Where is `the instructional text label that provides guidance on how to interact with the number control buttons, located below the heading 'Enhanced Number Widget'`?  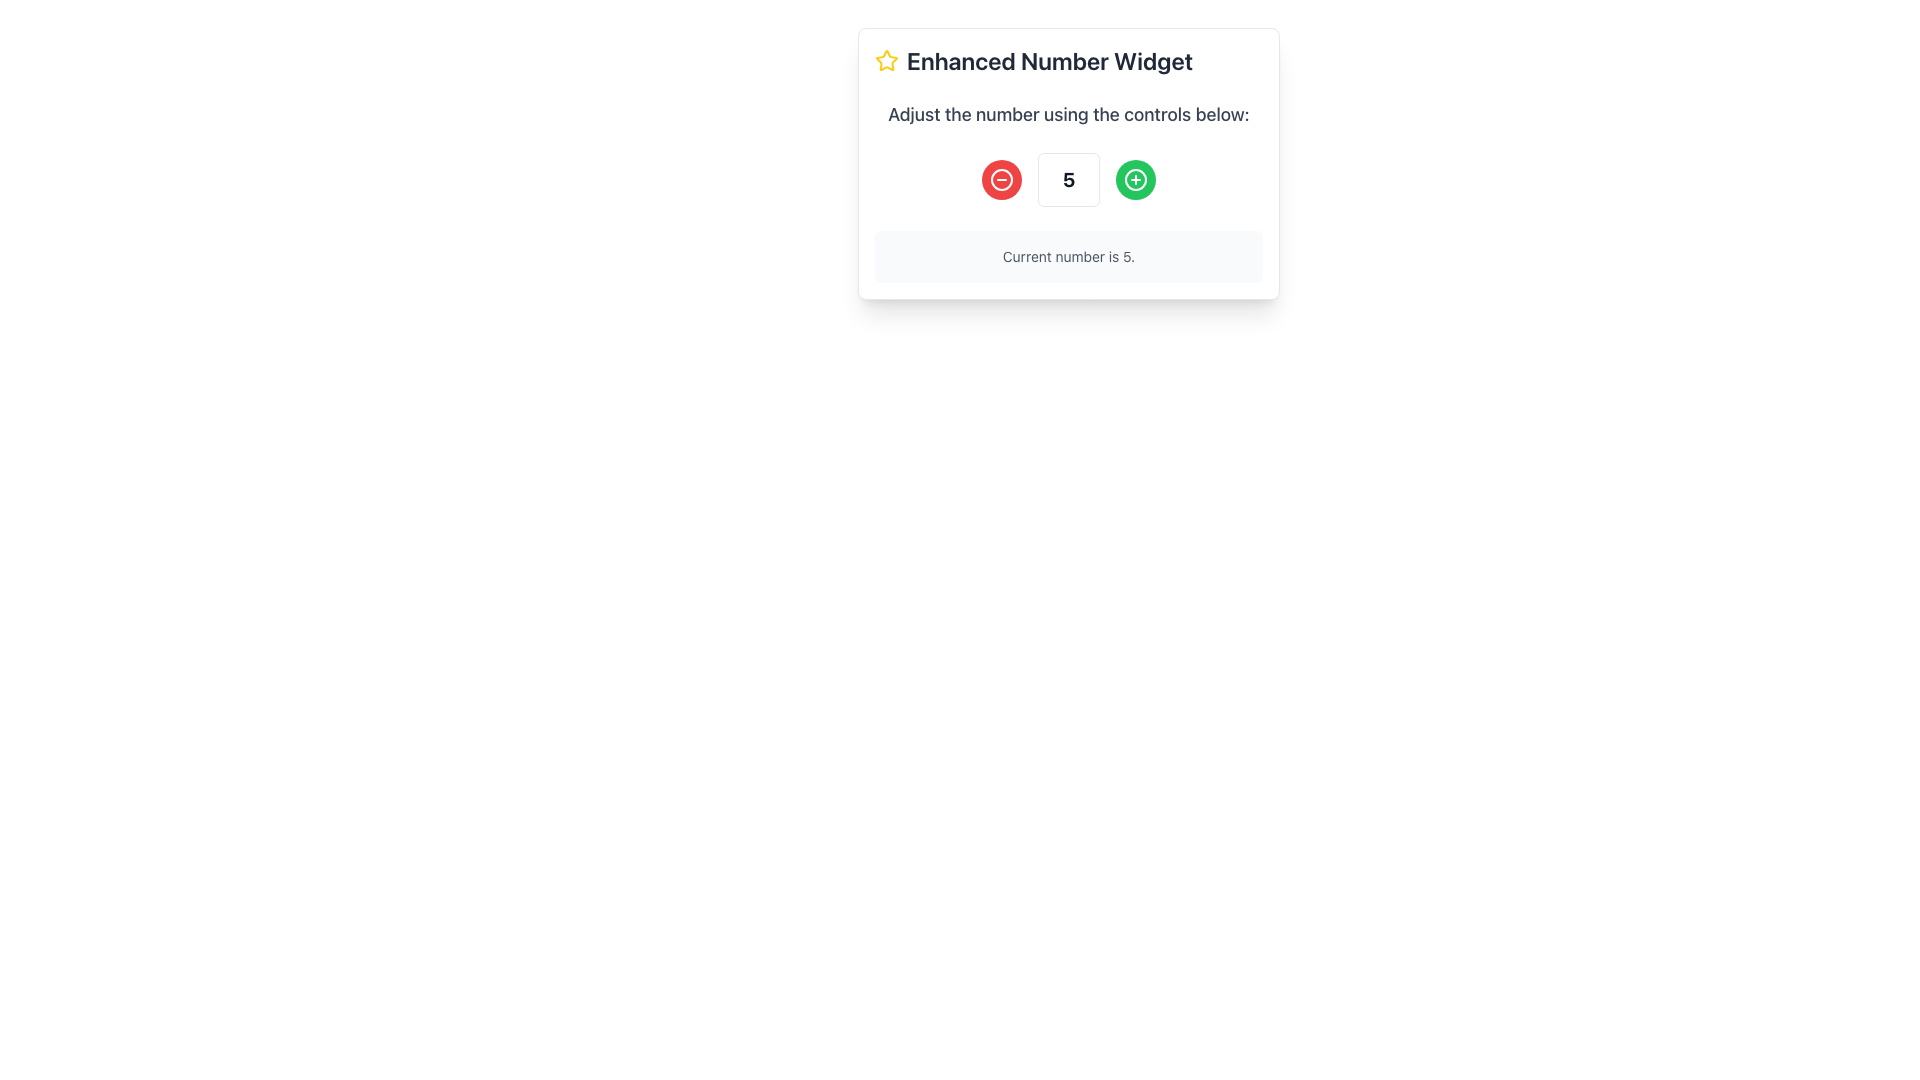
the instructional text label that provides guidance on how to interact with the number control buttons, located below the heading 'Enhanced Number Widget' is located at coordinates (1068, 115).